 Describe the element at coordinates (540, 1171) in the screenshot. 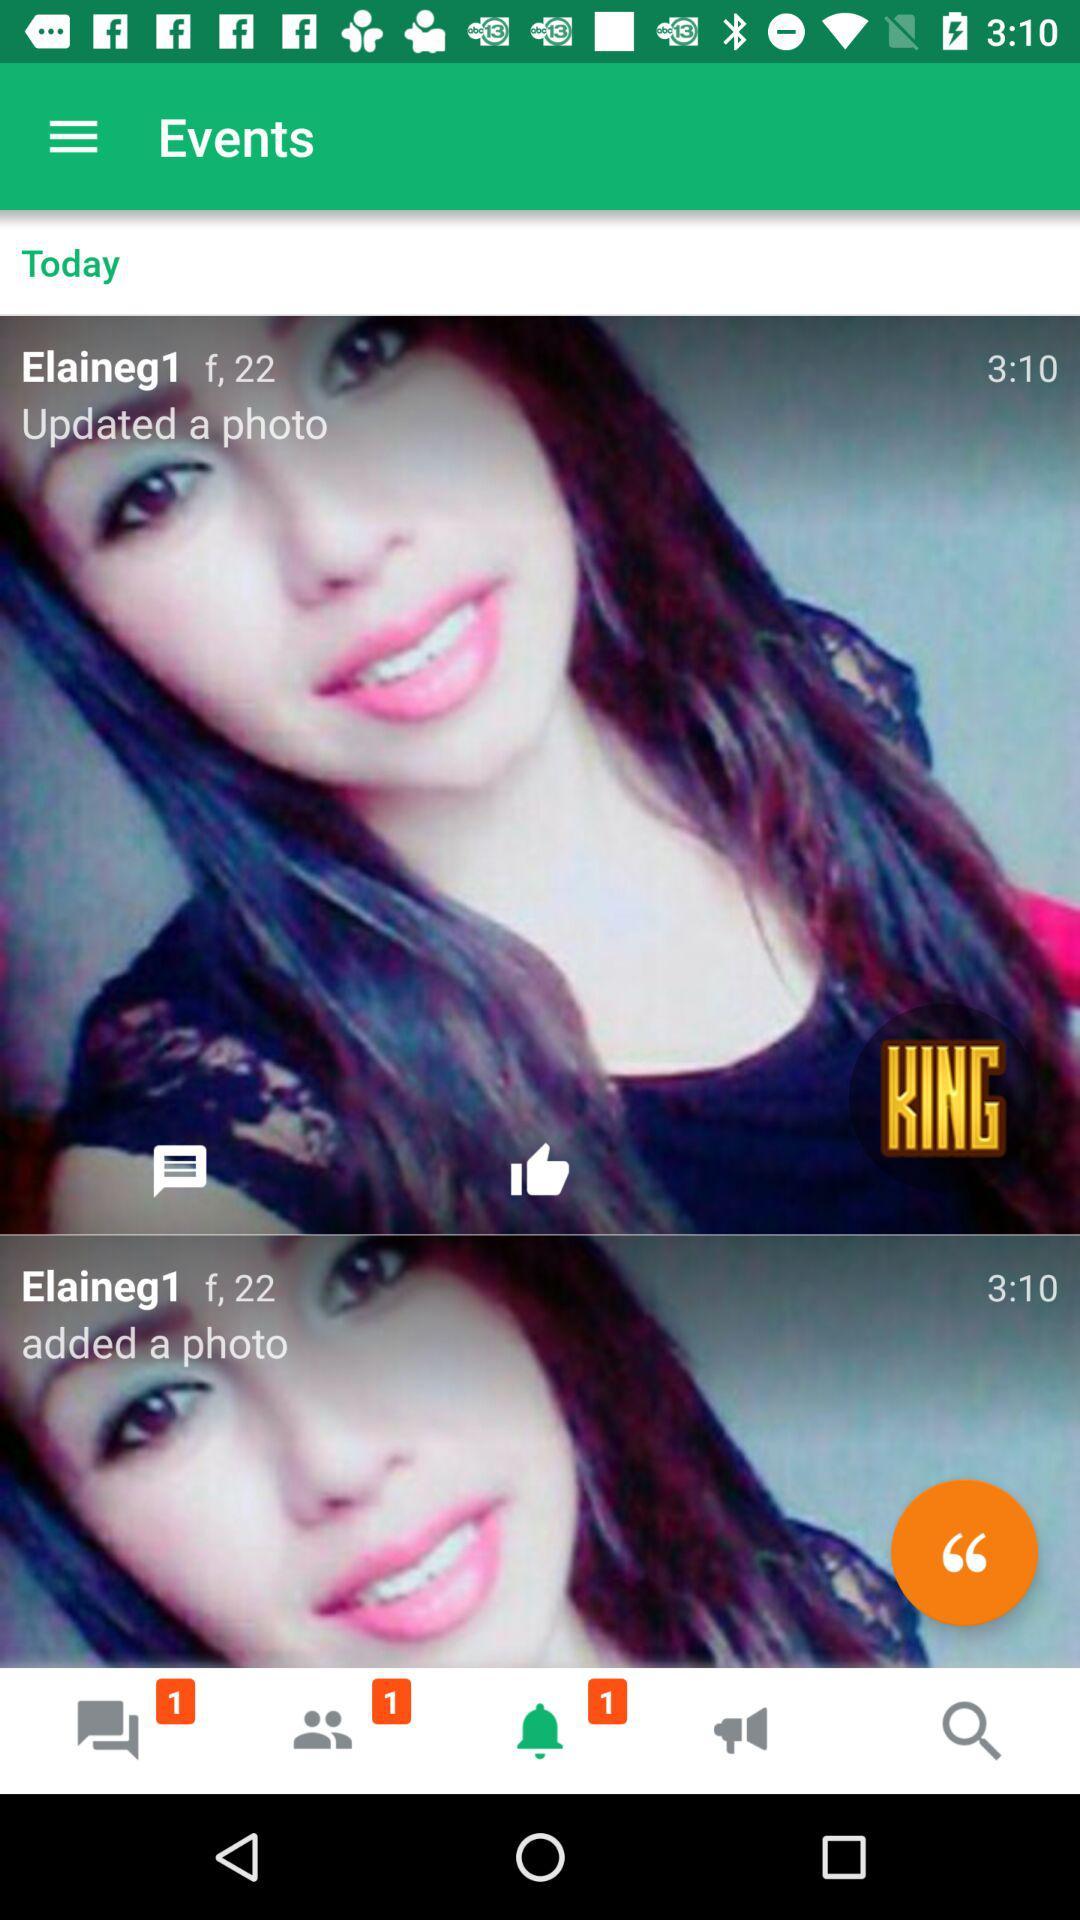

I see `icon below f, 22 icon` at that location.